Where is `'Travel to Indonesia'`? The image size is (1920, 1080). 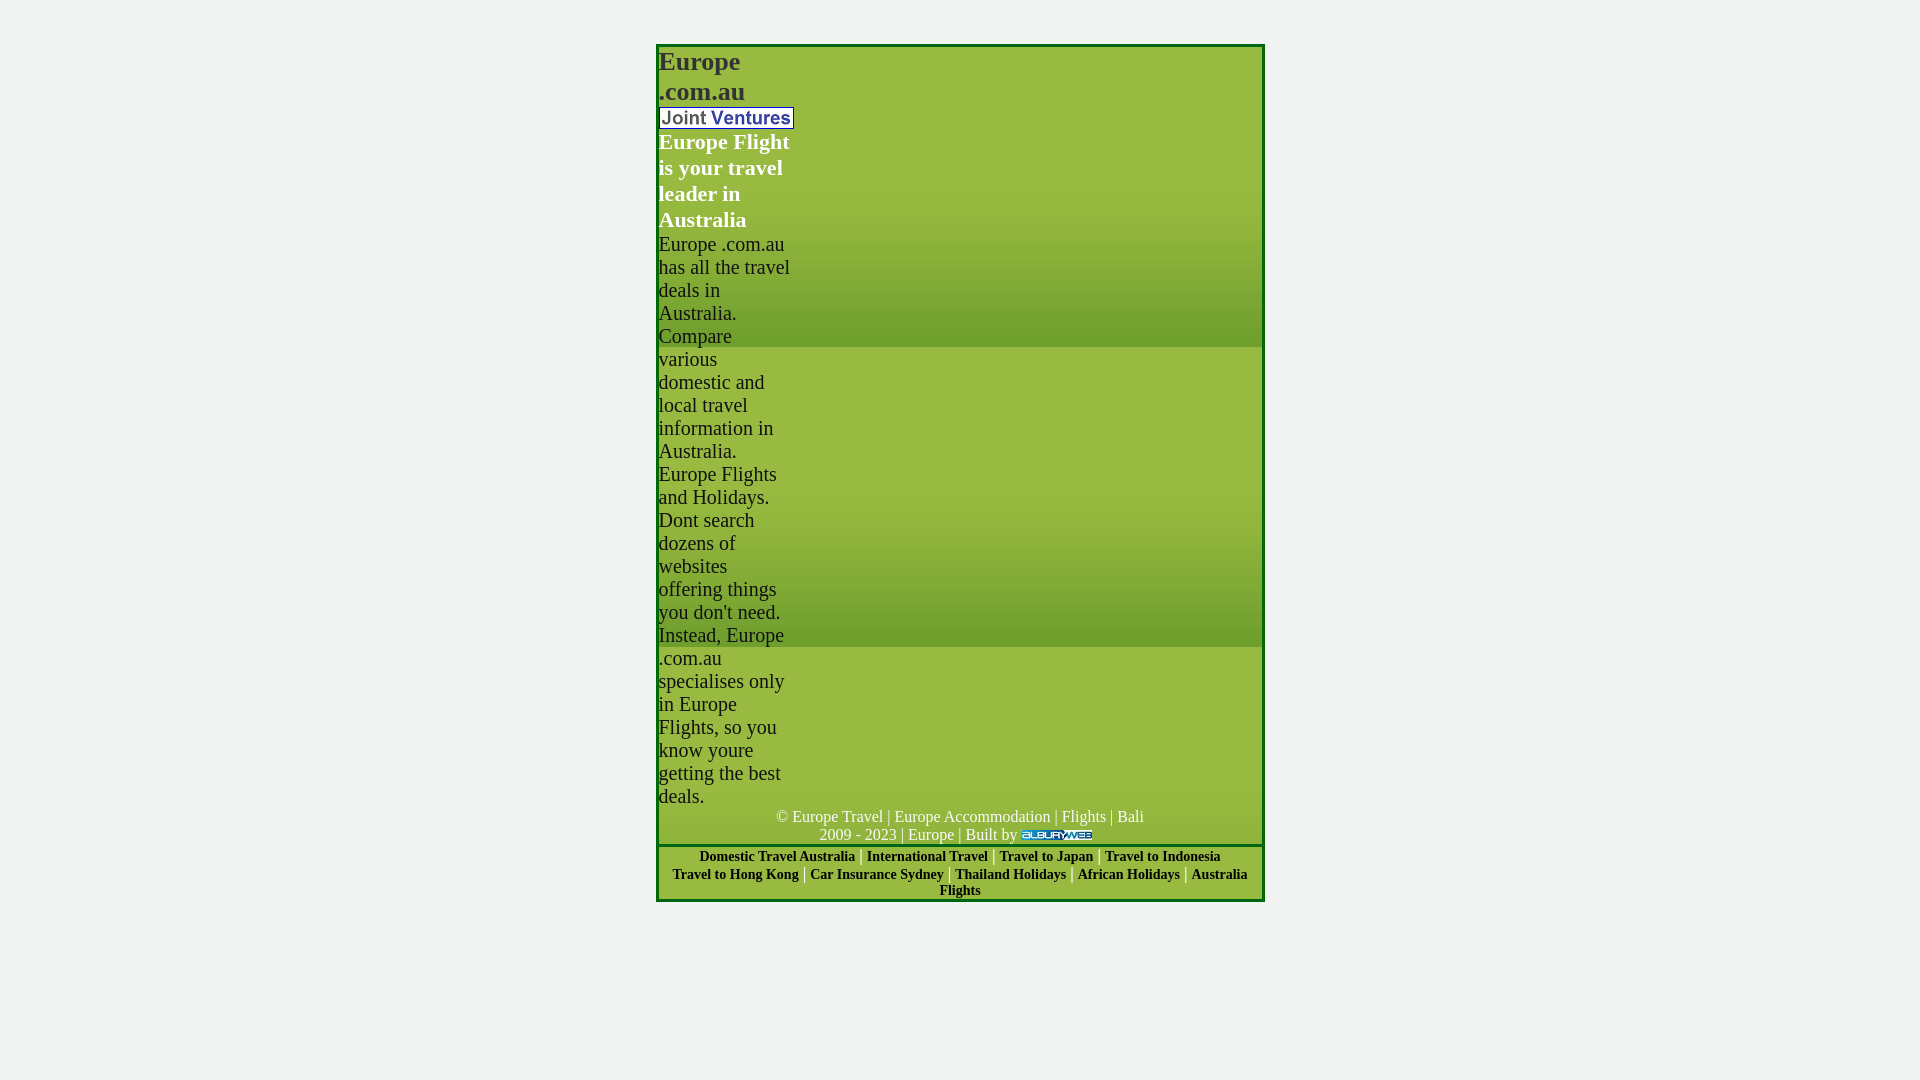
'Travel to Indonesia' is located at coordinates (1162, 855).